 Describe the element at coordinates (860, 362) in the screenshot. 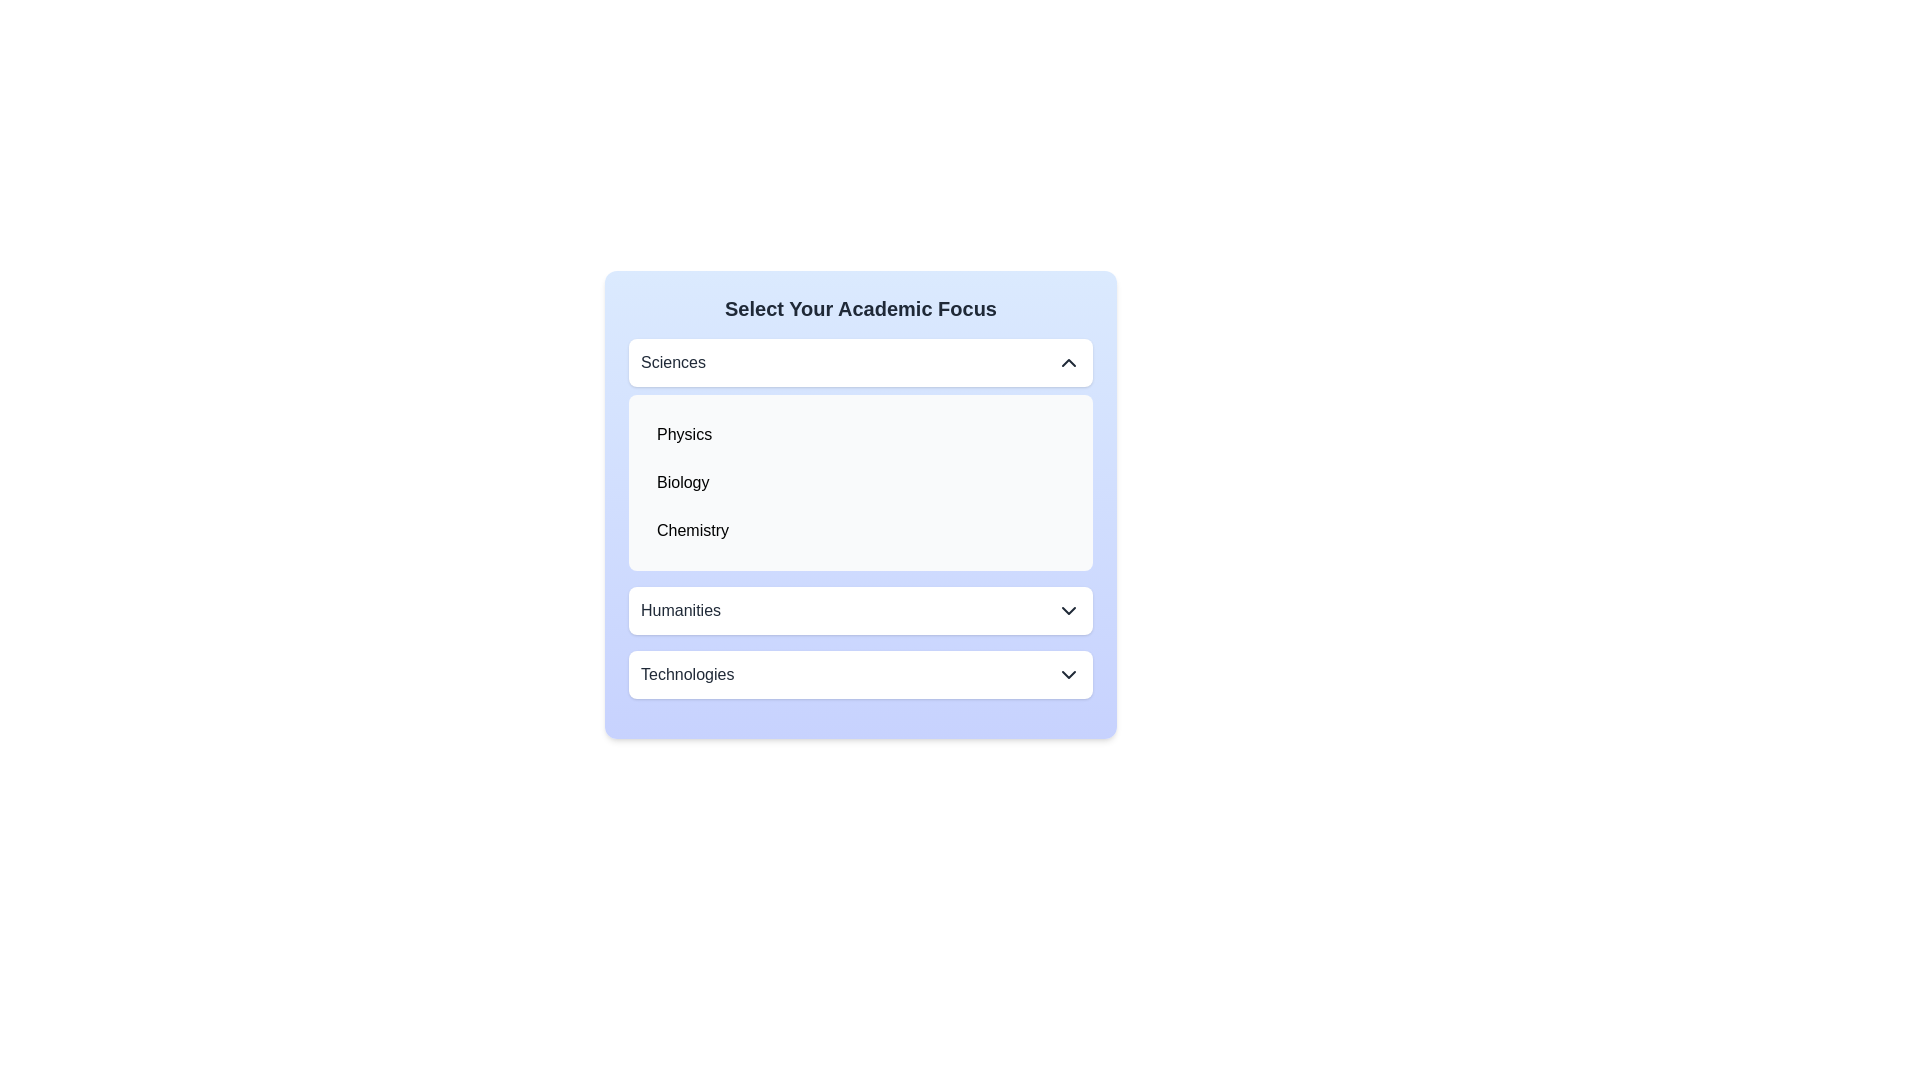

I see `the dropdown menu option labeled 'Sciences', which is the top option in the academic focus categories list` at that location.